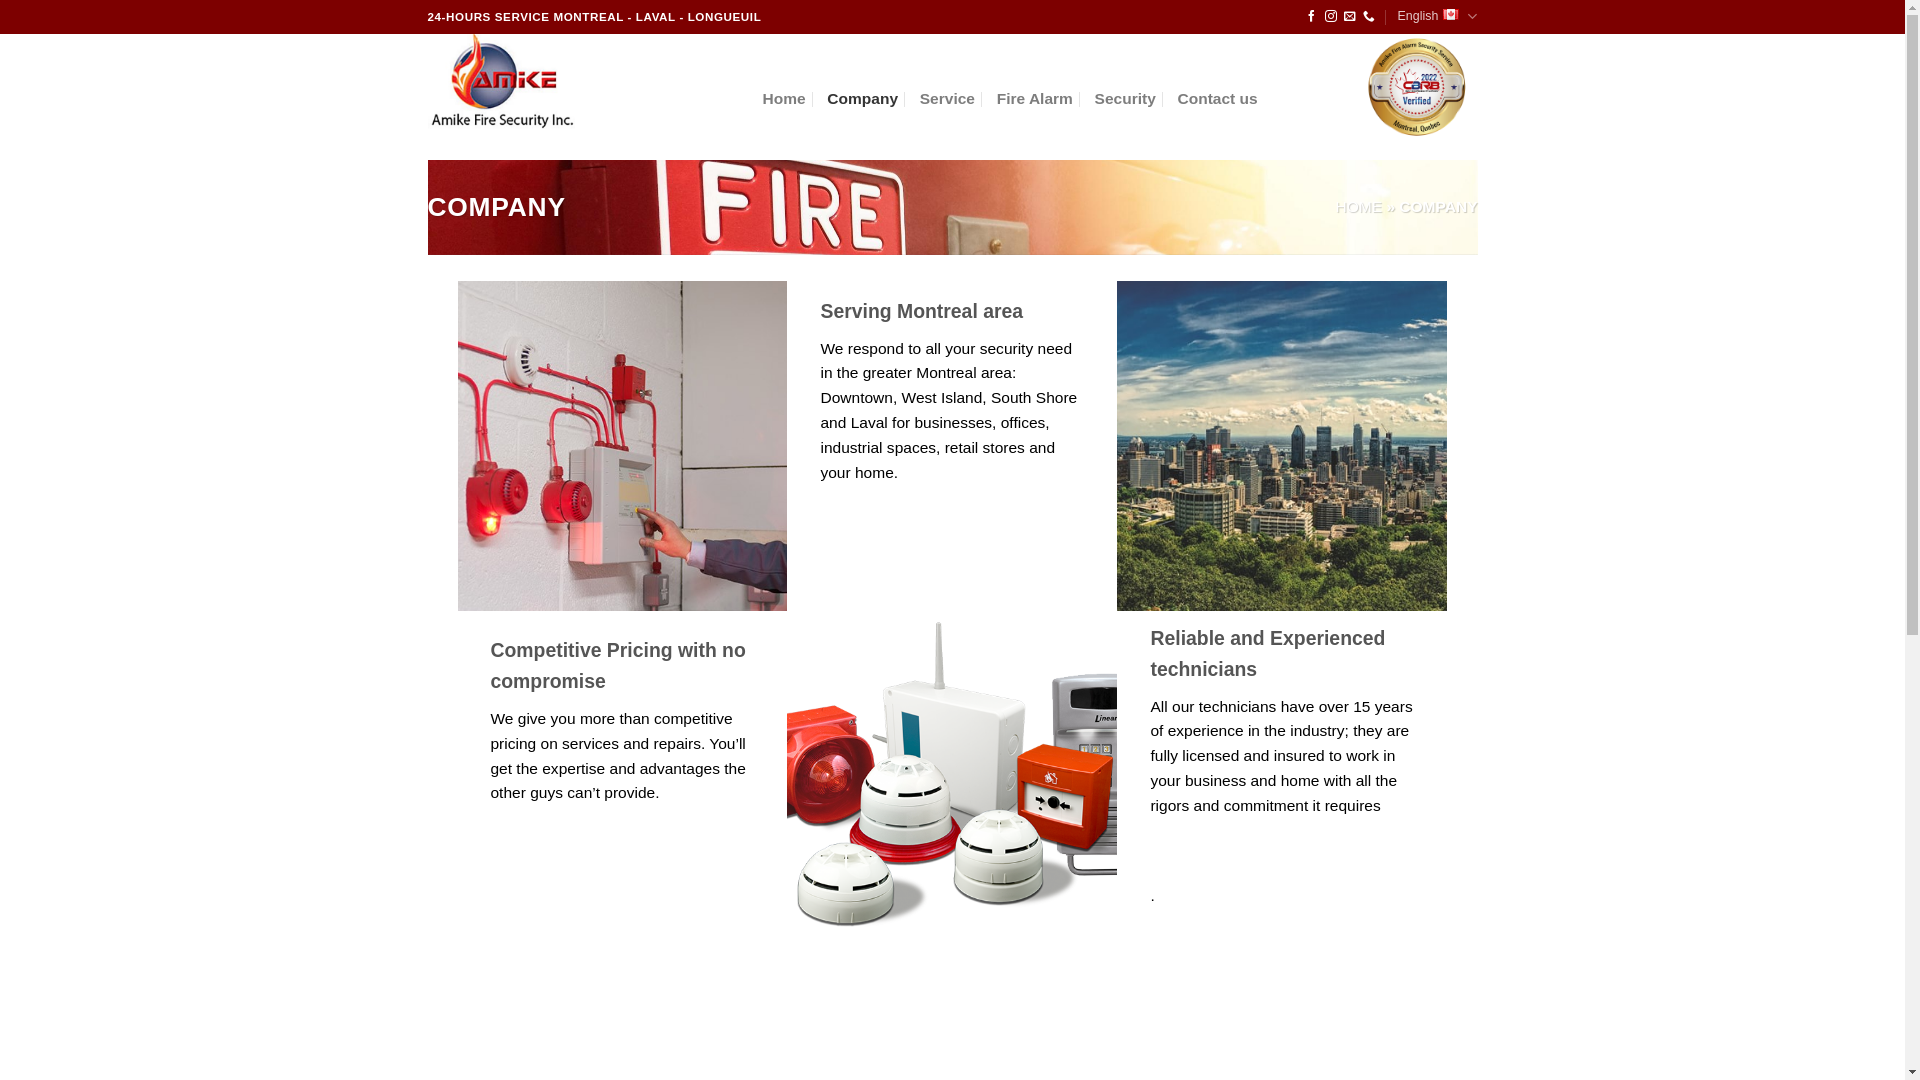 The image size is (1920, 1080). What do you see at coordinates (782, 98) in the screenshot?
I see `'Home'` at bounding box center [782, 98].